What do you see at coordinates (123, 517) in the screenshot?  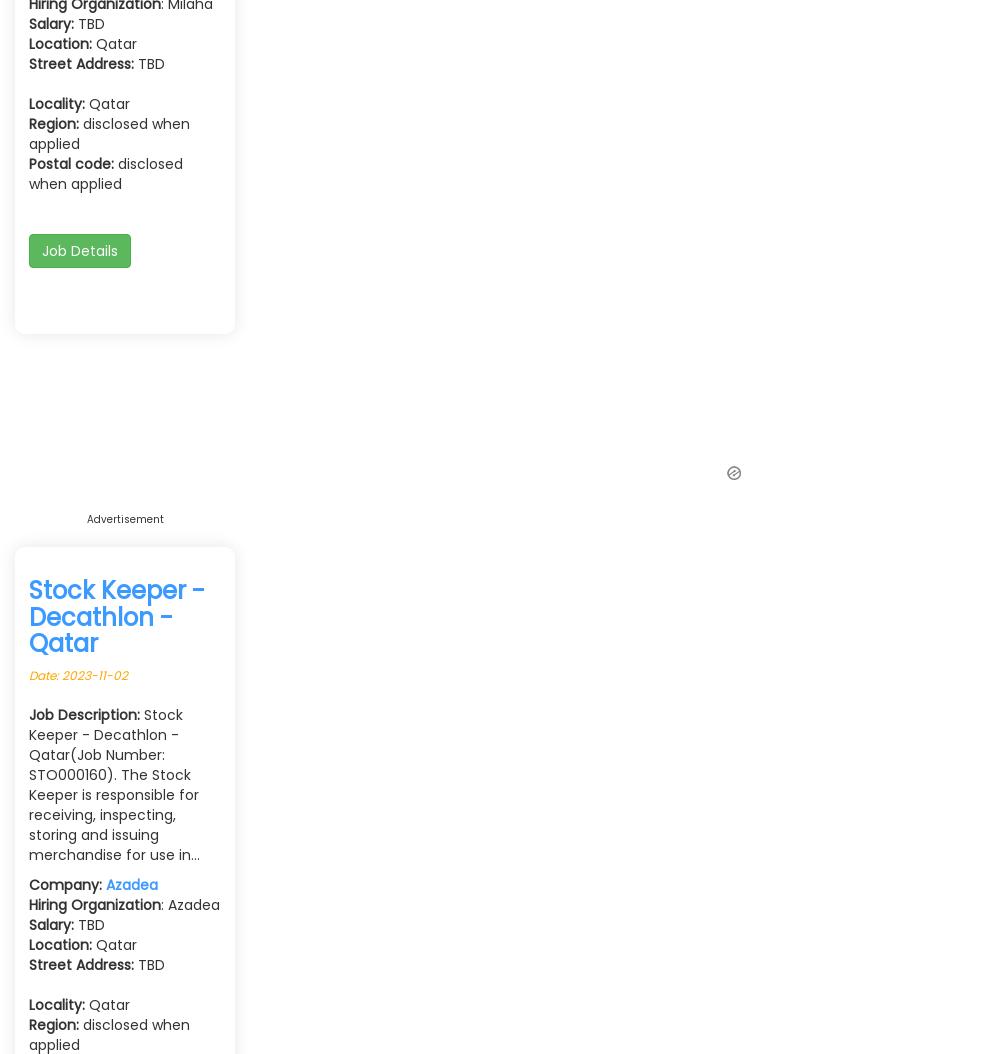 I see `'Advertisement'` at bounding box center [123, 517].